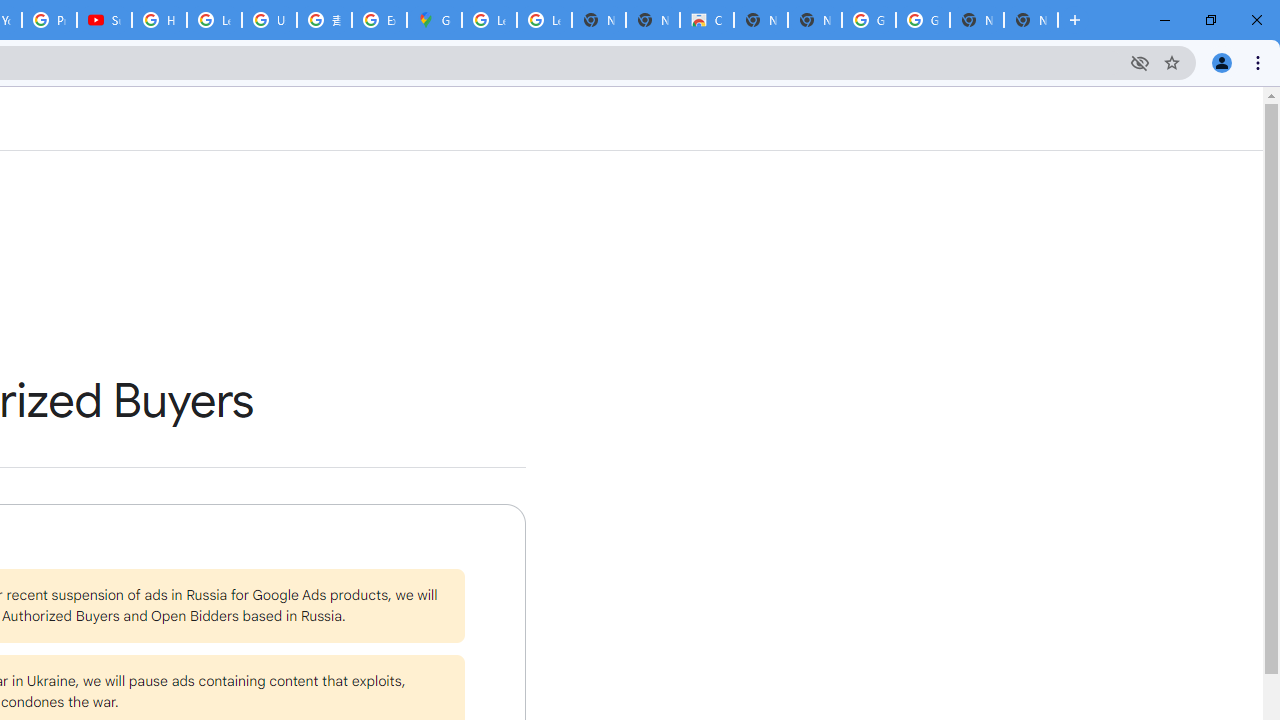 This screenshot has width=1280, height=720. What do you see at coordinates (379, 20) in the screenshot?
I see `'Explore new street-level details - Google Maps Help'` at bounding box center [379, 20].